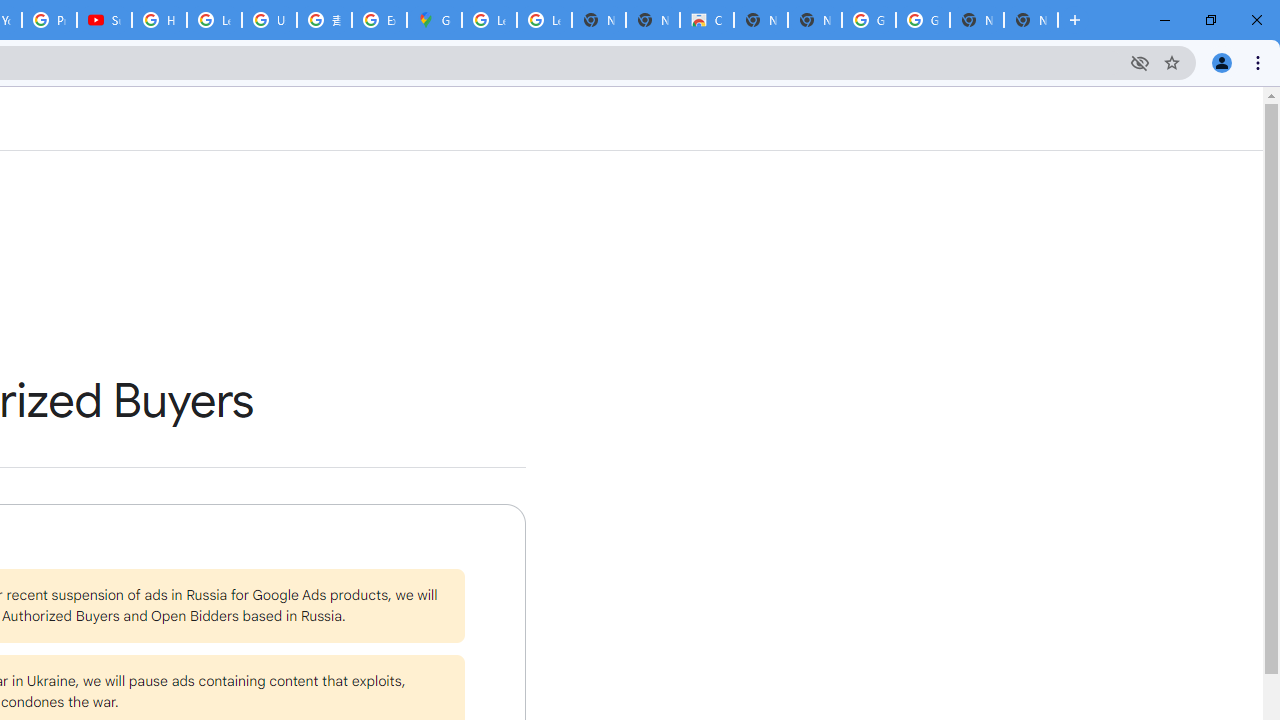 This screenshot has width=1280, height=720. What do you see at coordinates (379, 20) in the screenshot?
I see `'Explore new street-level details - Google Maps Help'` at bounding box center [379, 20].